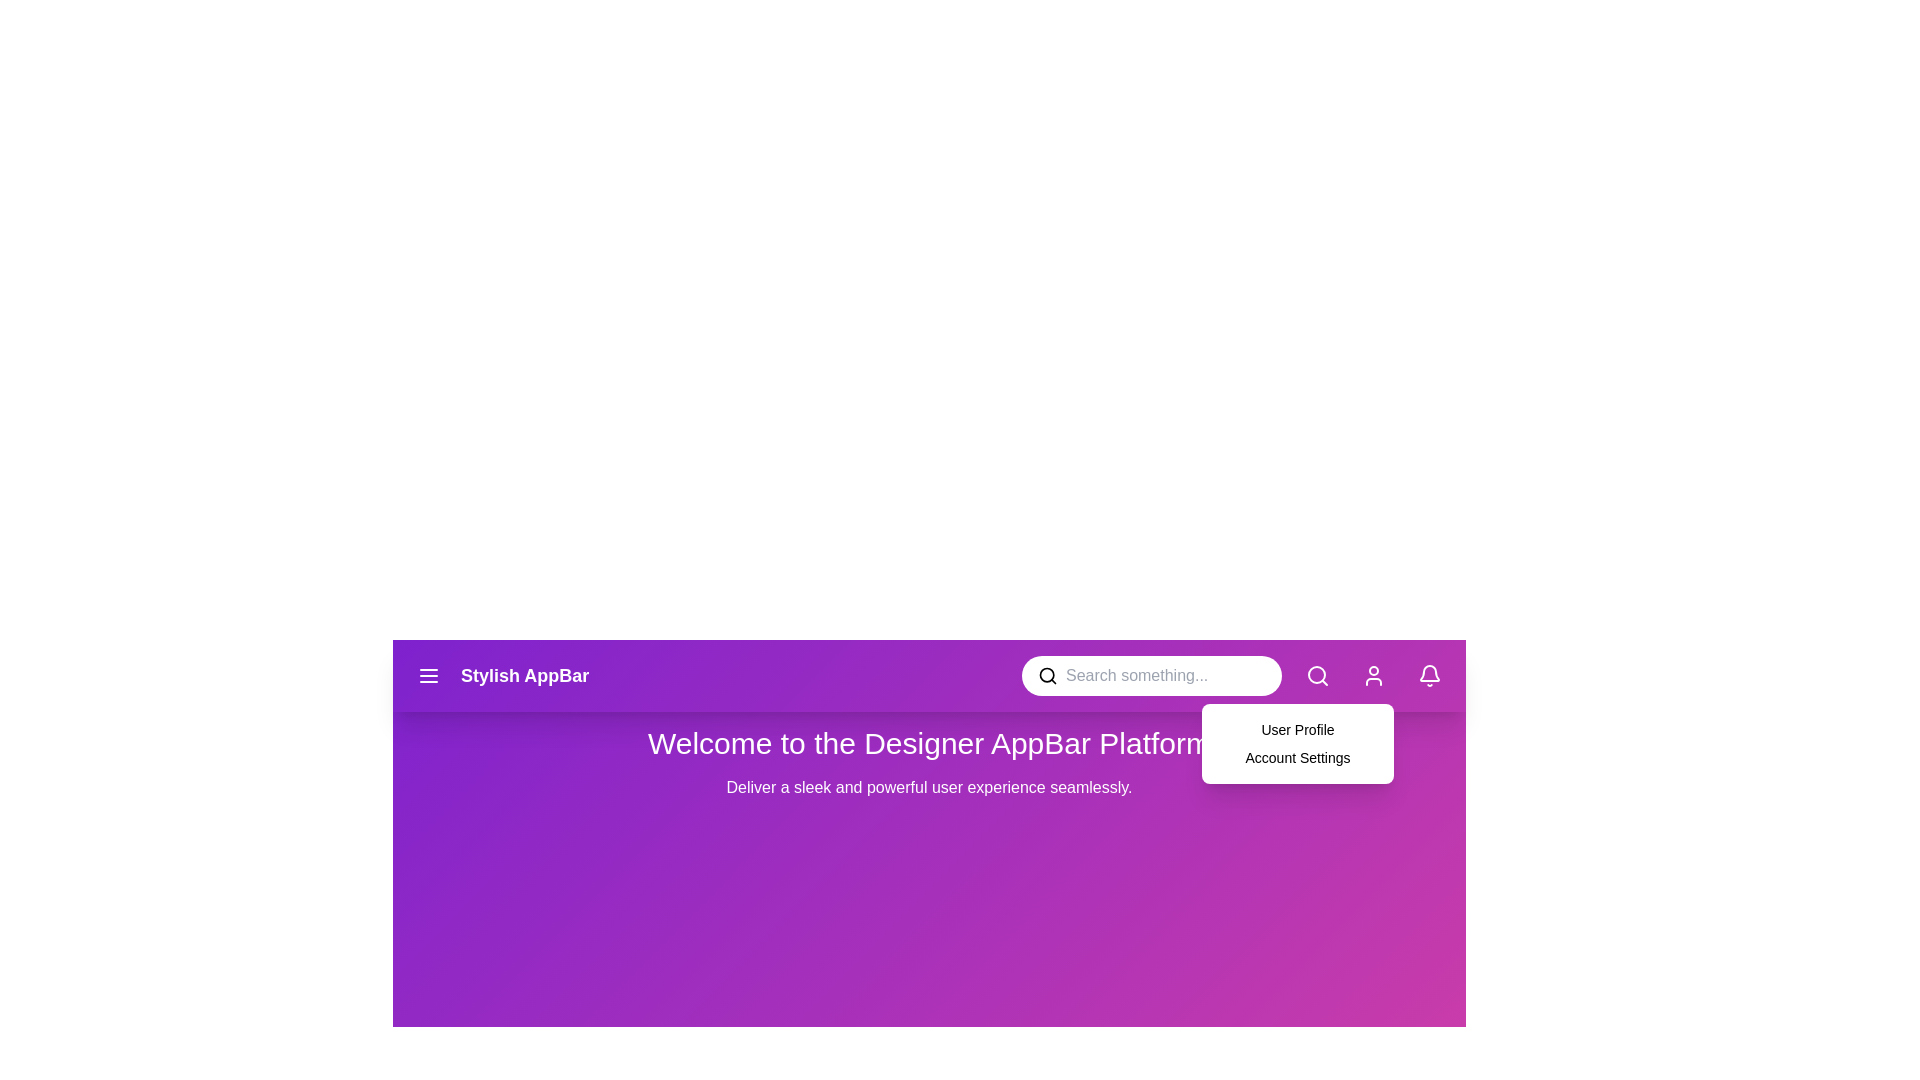 The height and width of the screenshot is (1080, 1920). I want to click on the search icon to toggle the search bar visibility, so click(1318, 675).